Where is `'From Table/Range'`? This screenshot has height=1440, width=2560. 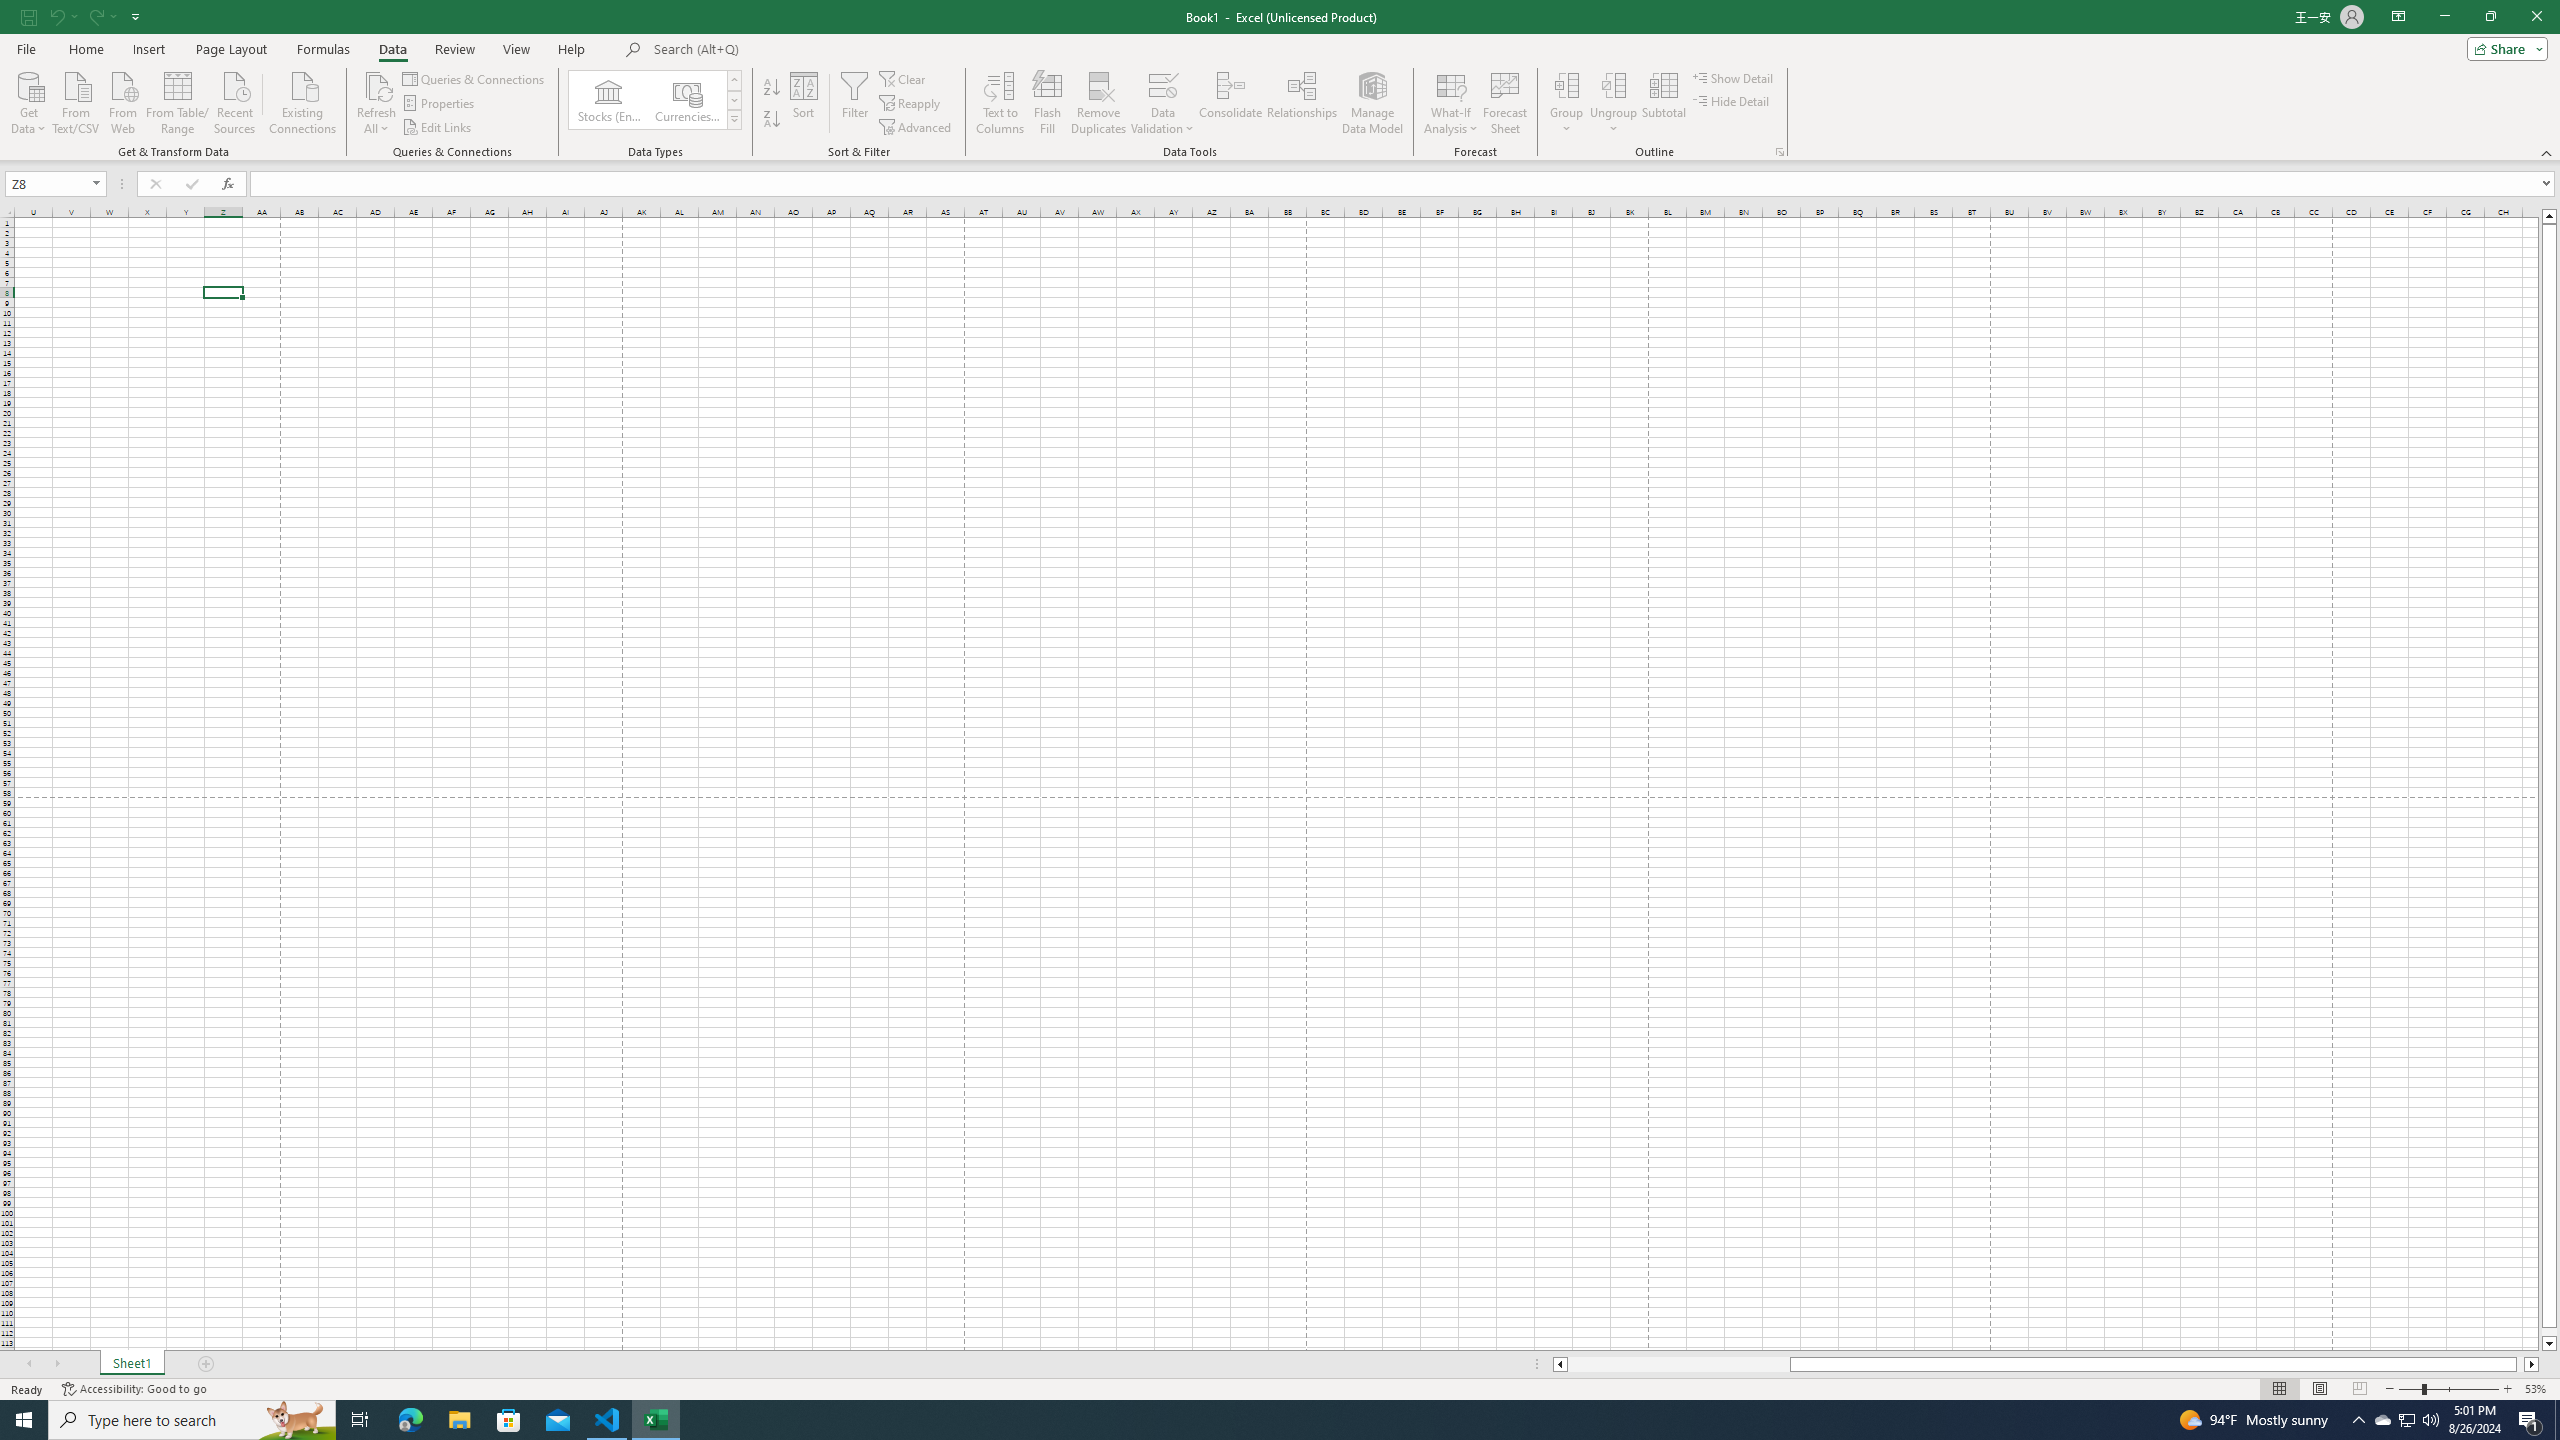
'From Table/Range' is located at coordinates (176, 100).